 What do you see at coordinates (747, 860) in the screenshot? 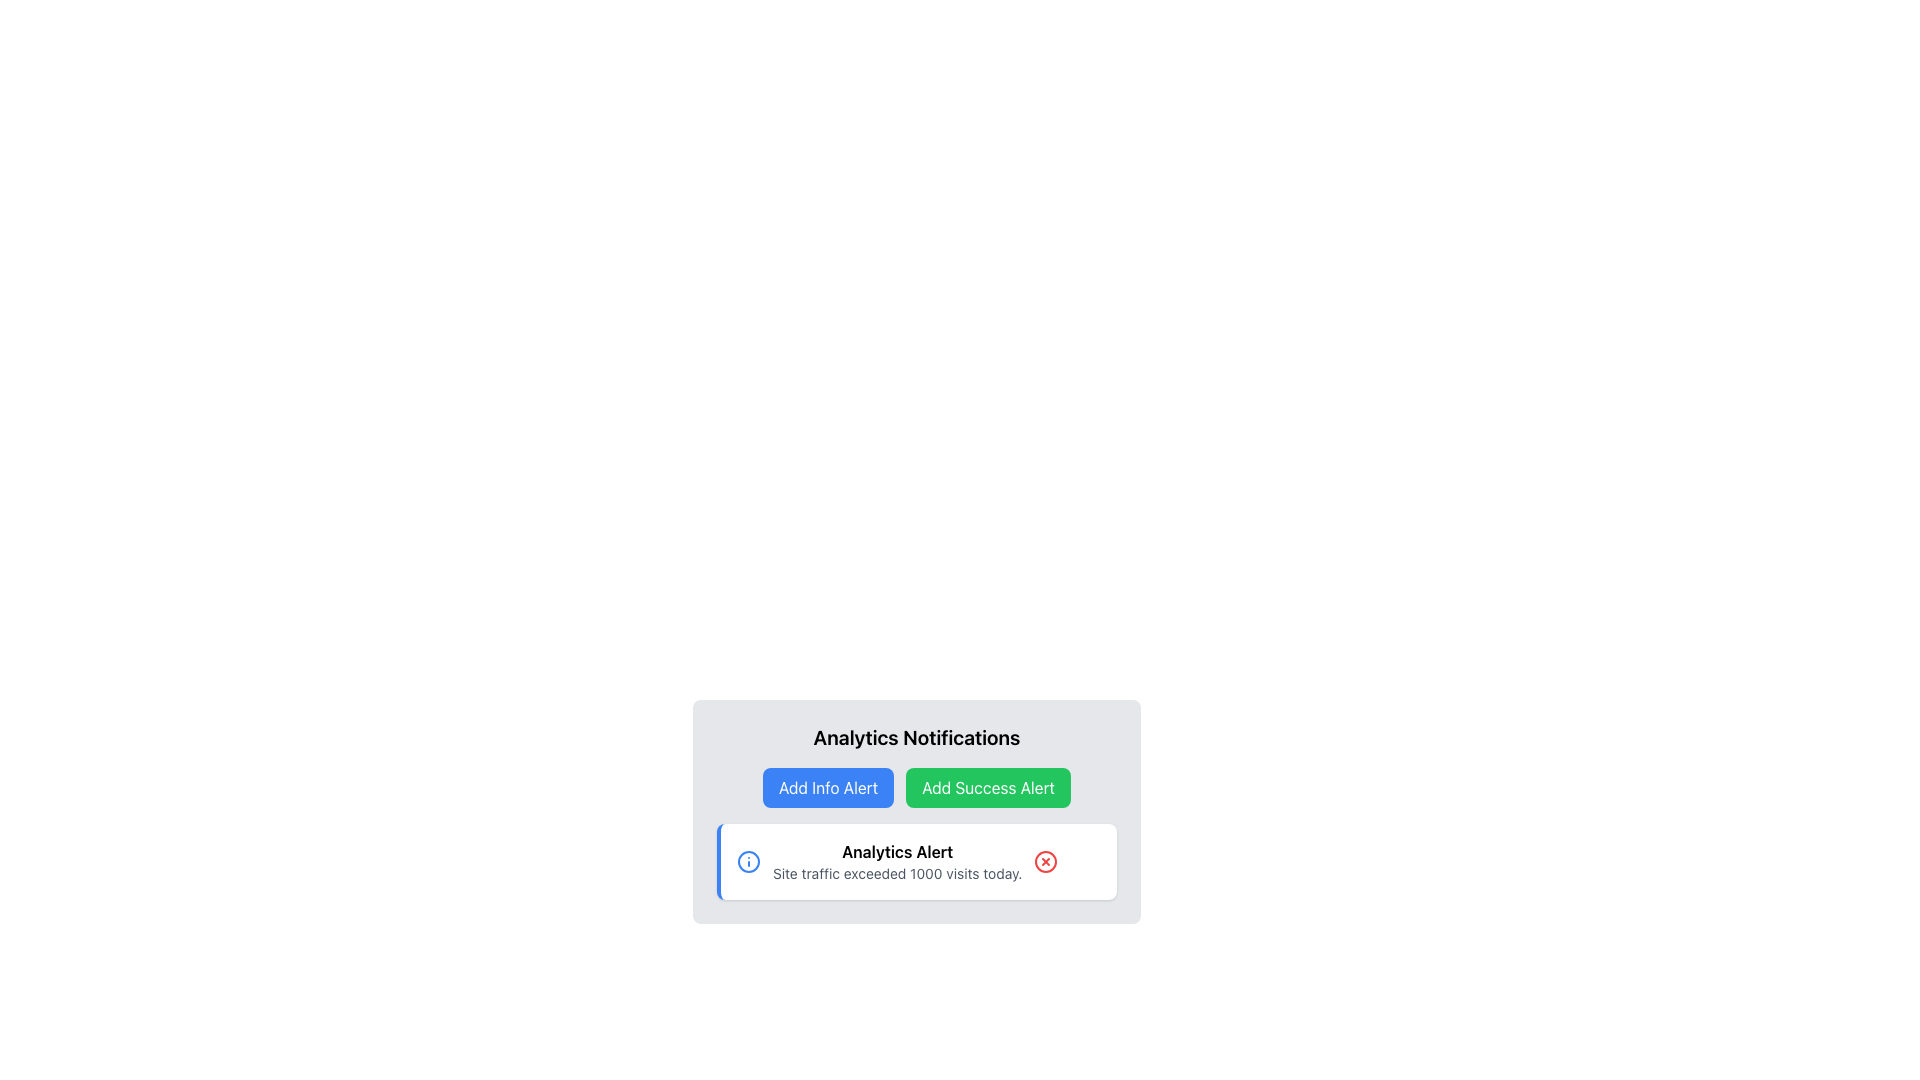
I see `the circular decorative component in the SVG graphic located at the left edge of the alert message box that reads 'Analytics Alert - Site traffic exceeded 1000 visits today.'` at bounding box center [747, 860].